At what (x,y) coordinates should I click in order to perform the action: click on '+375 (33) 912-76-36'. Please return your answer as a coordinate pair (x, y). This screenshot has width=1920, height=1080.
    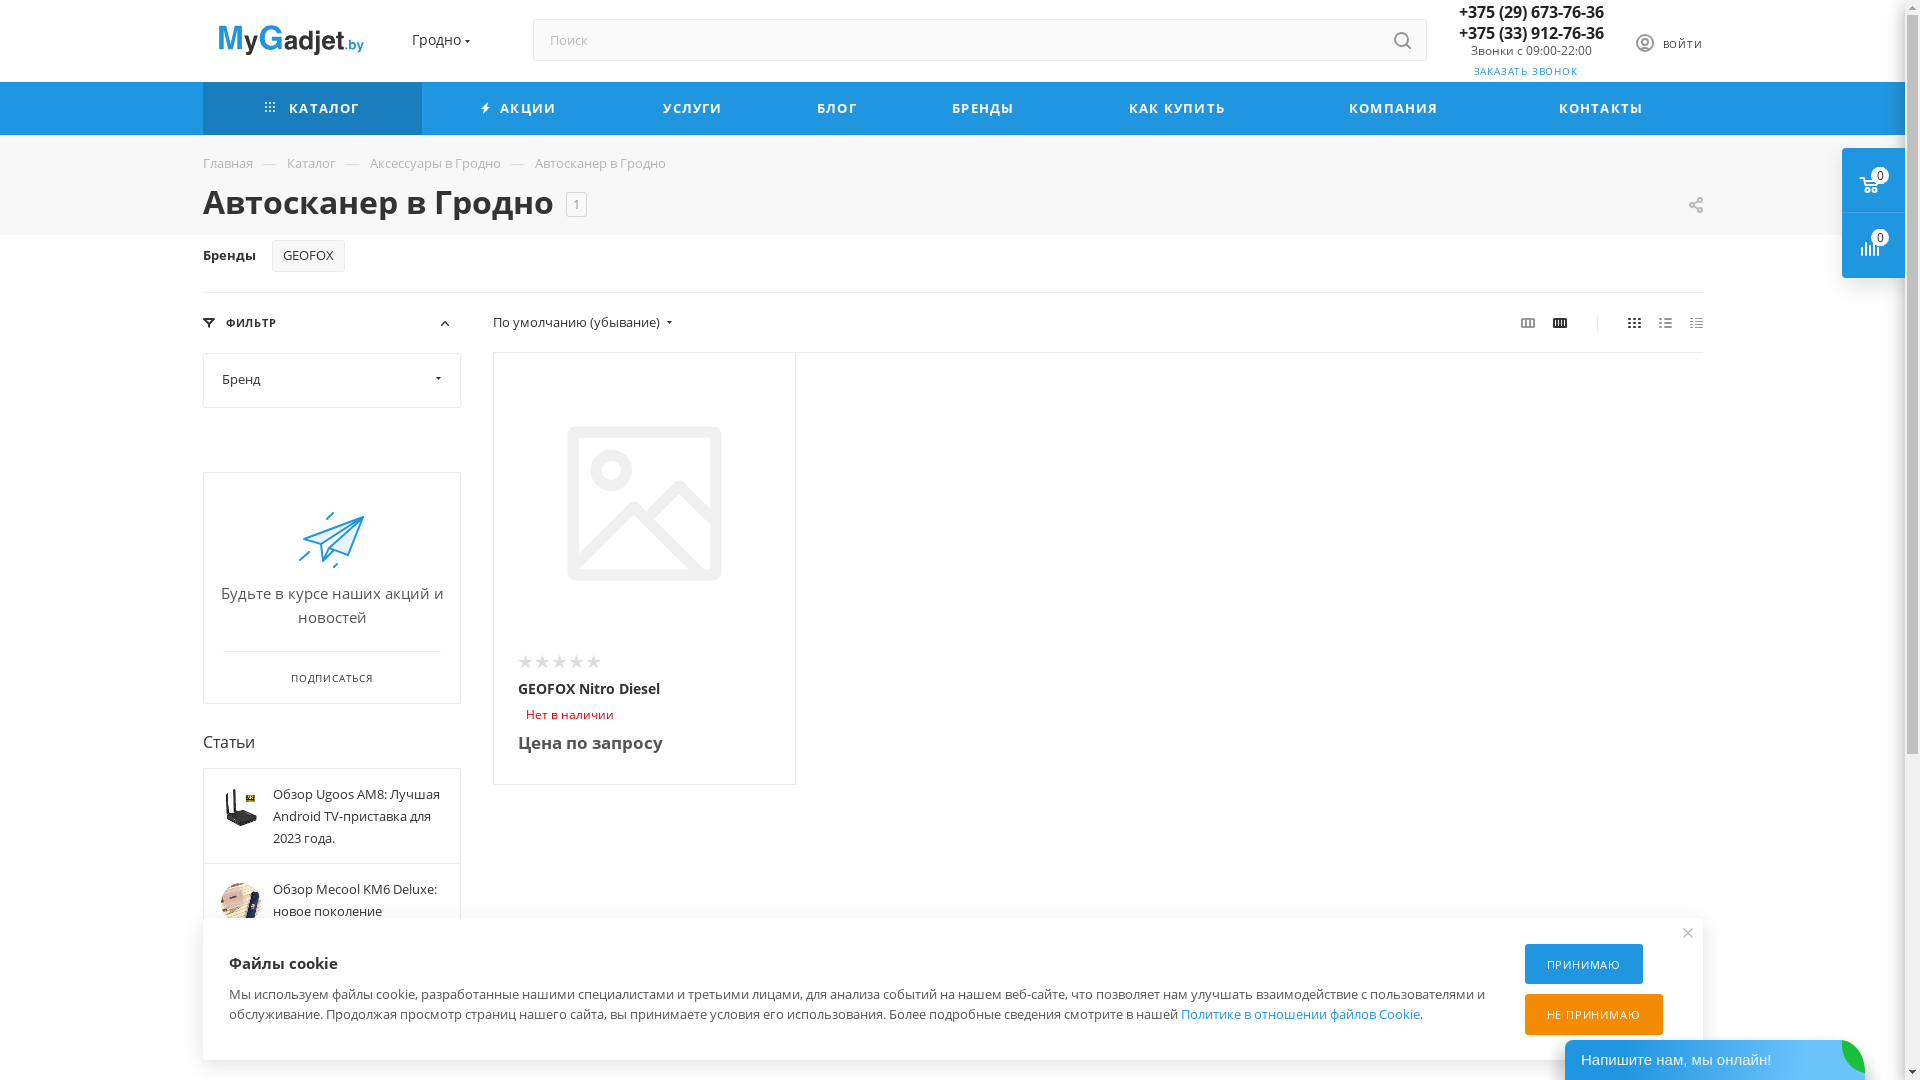
    Looking at the image, I should click on (1458, 33).